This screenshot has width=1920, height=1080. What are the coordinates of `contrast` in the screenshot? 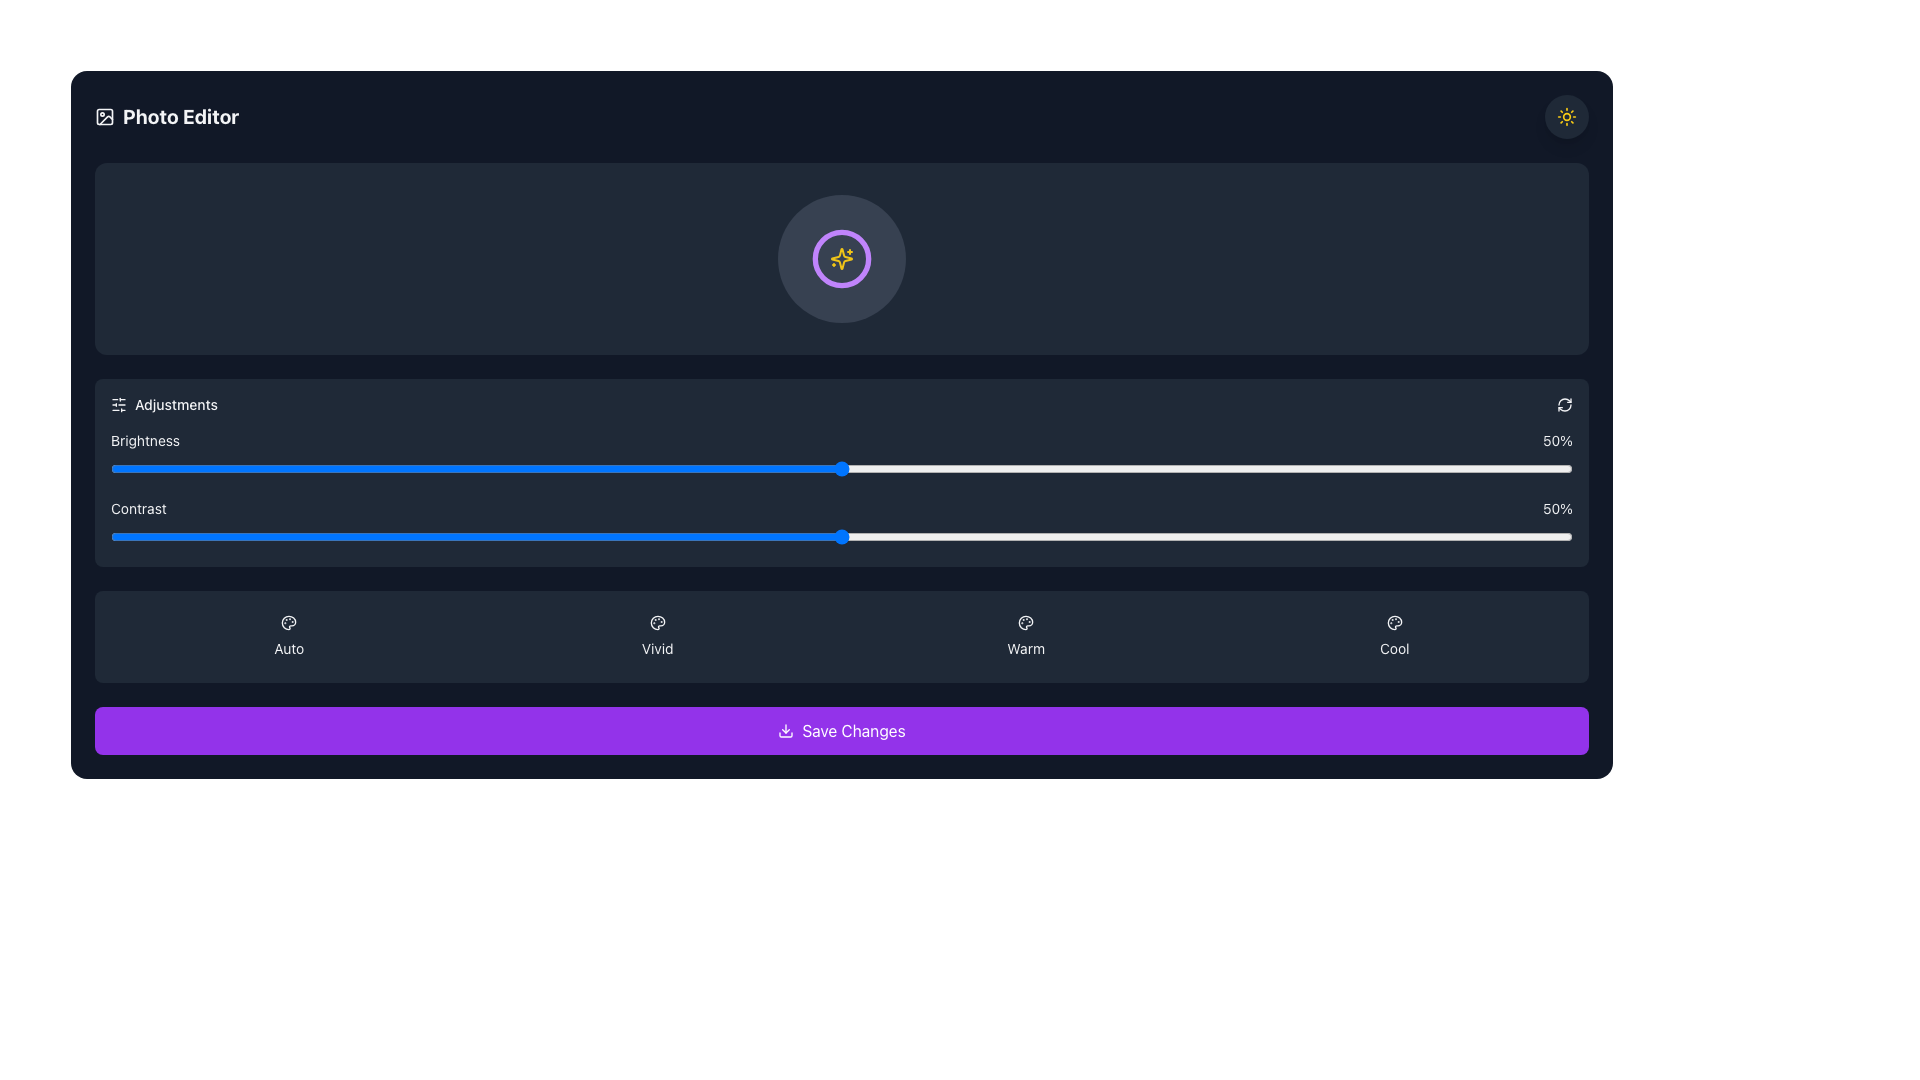 It's located at (797, 469).